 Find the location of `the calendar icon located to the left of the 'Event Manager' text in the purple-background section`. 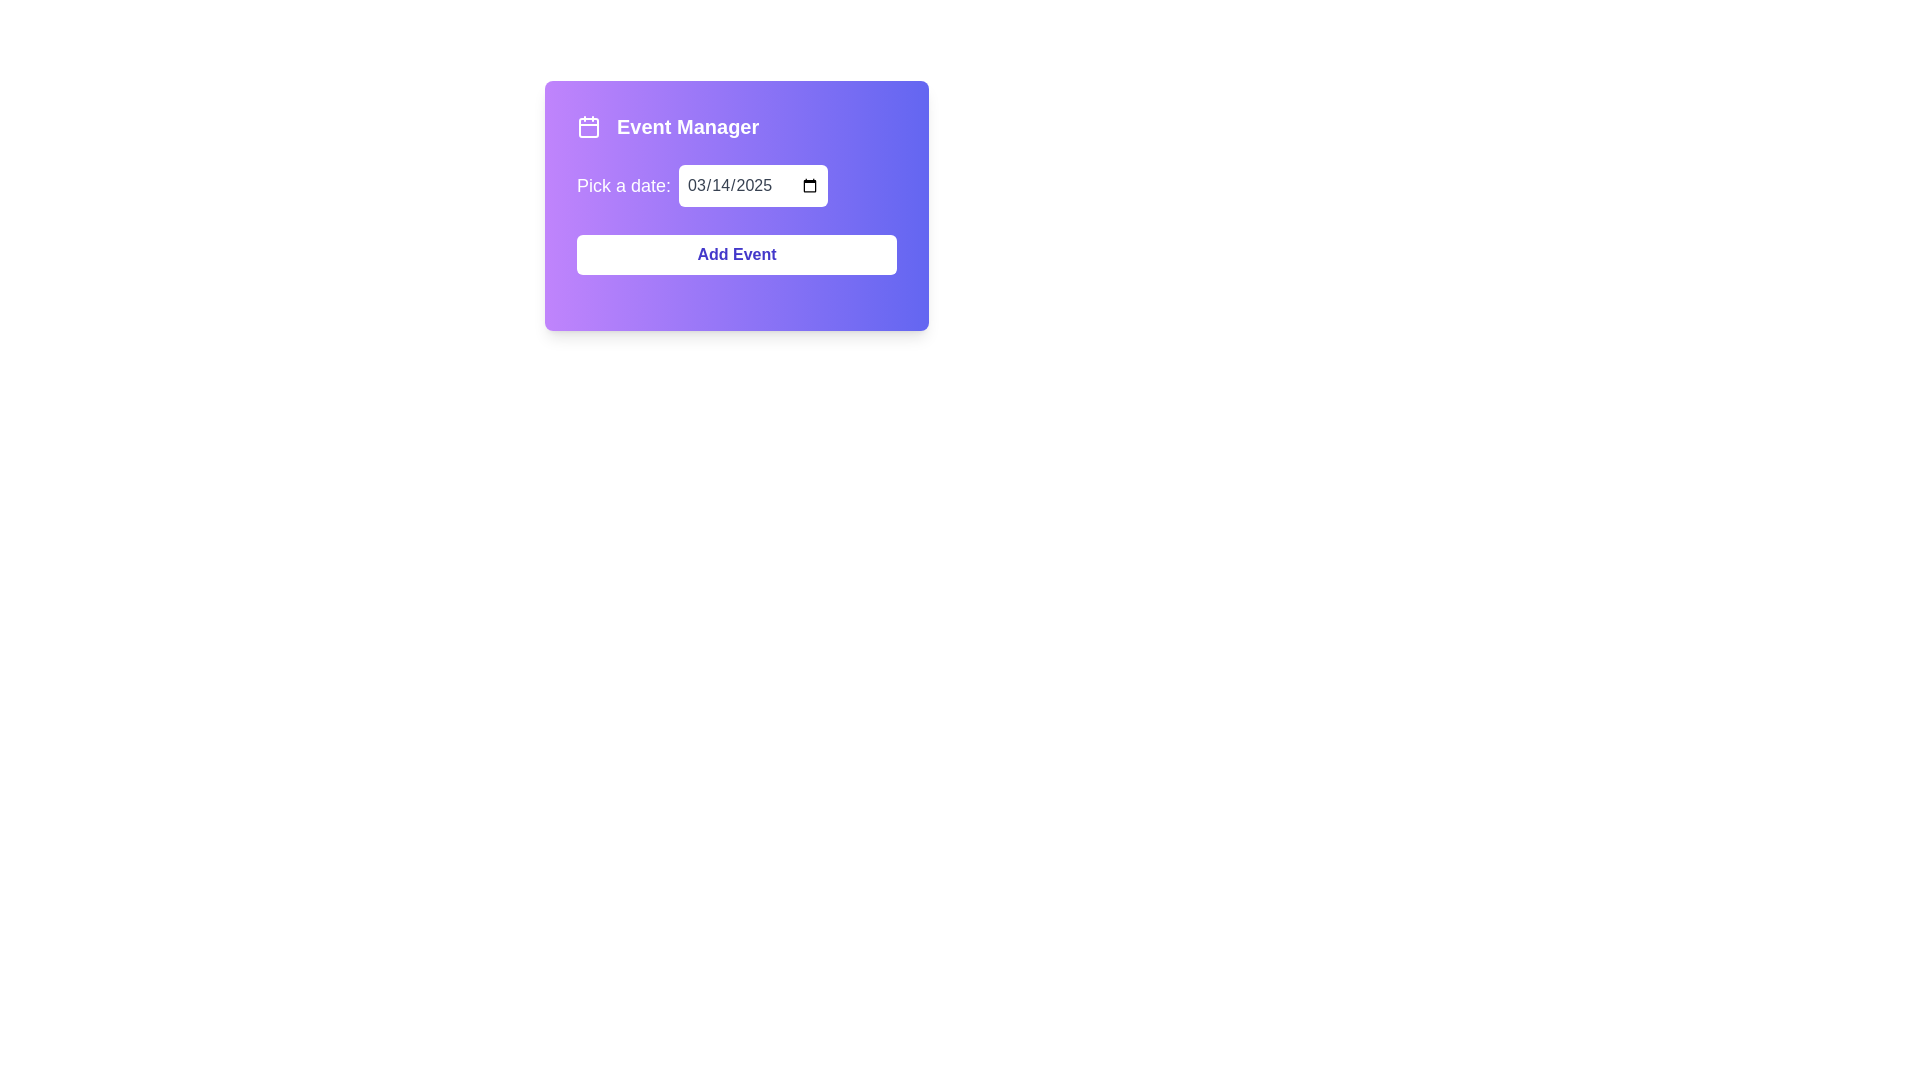

the calendar icon located to the left of the 'Event Manager' text in the purple-background section is located at coordinates (588, 127).